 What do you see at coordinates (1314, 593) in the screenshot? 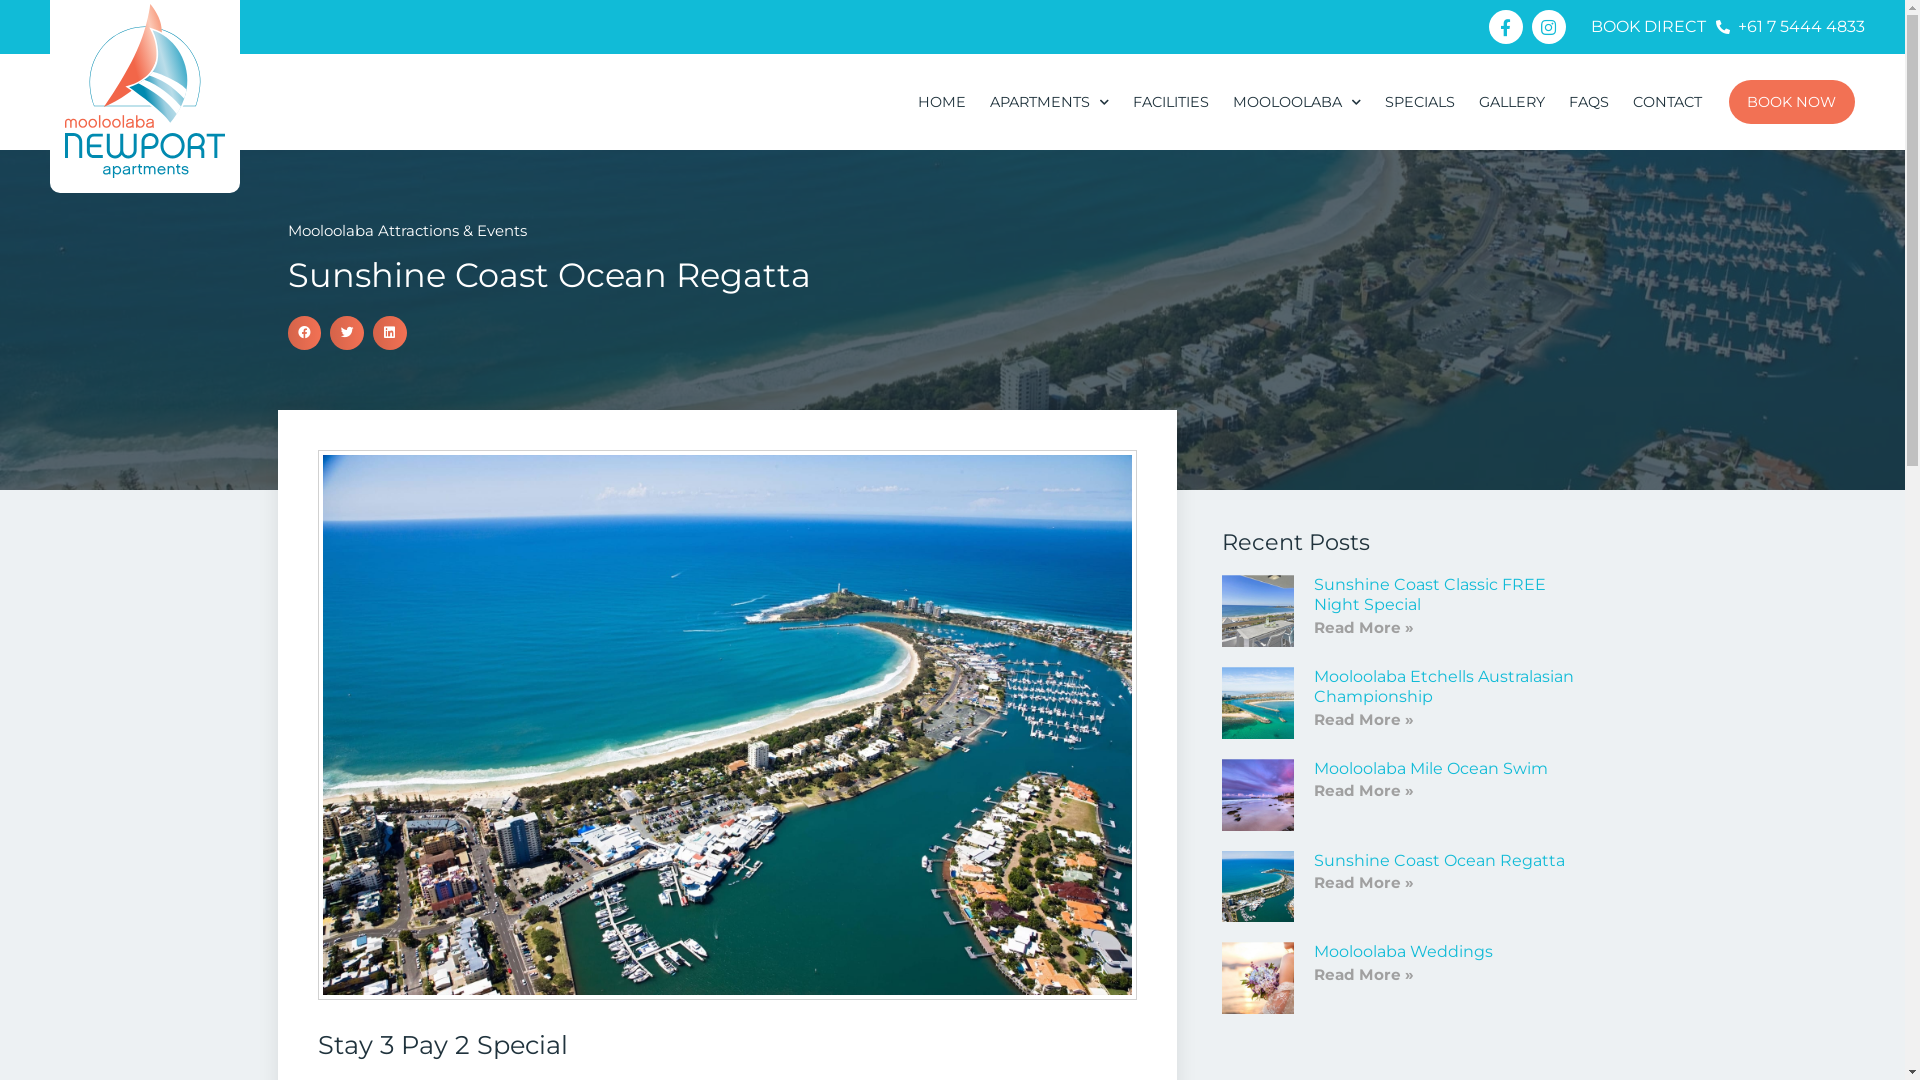
I see `'Sunshine Coast Classic FREE Night Special'` at bounding box center [1314, 593].